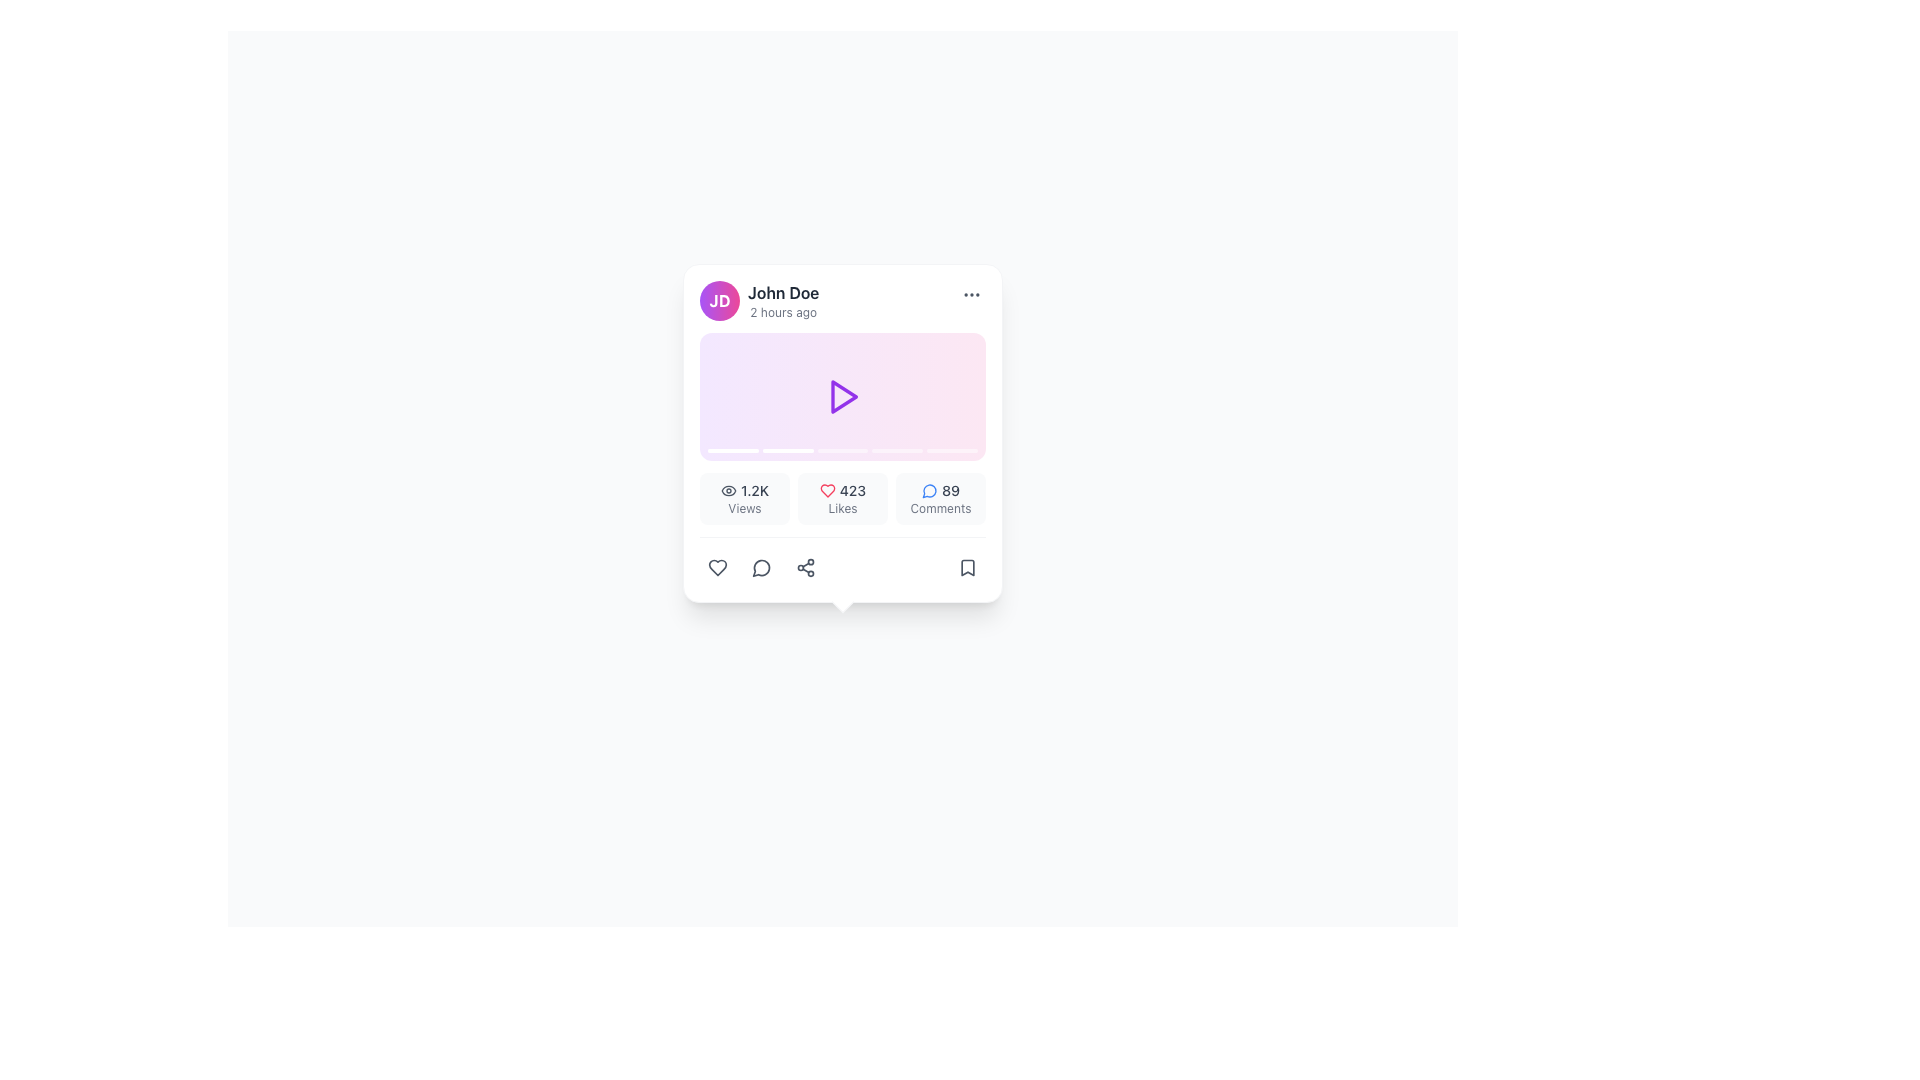  I want to click on the circular avatar displaying the initials 'JD' in the Profile Information Display, so click(843, 300).